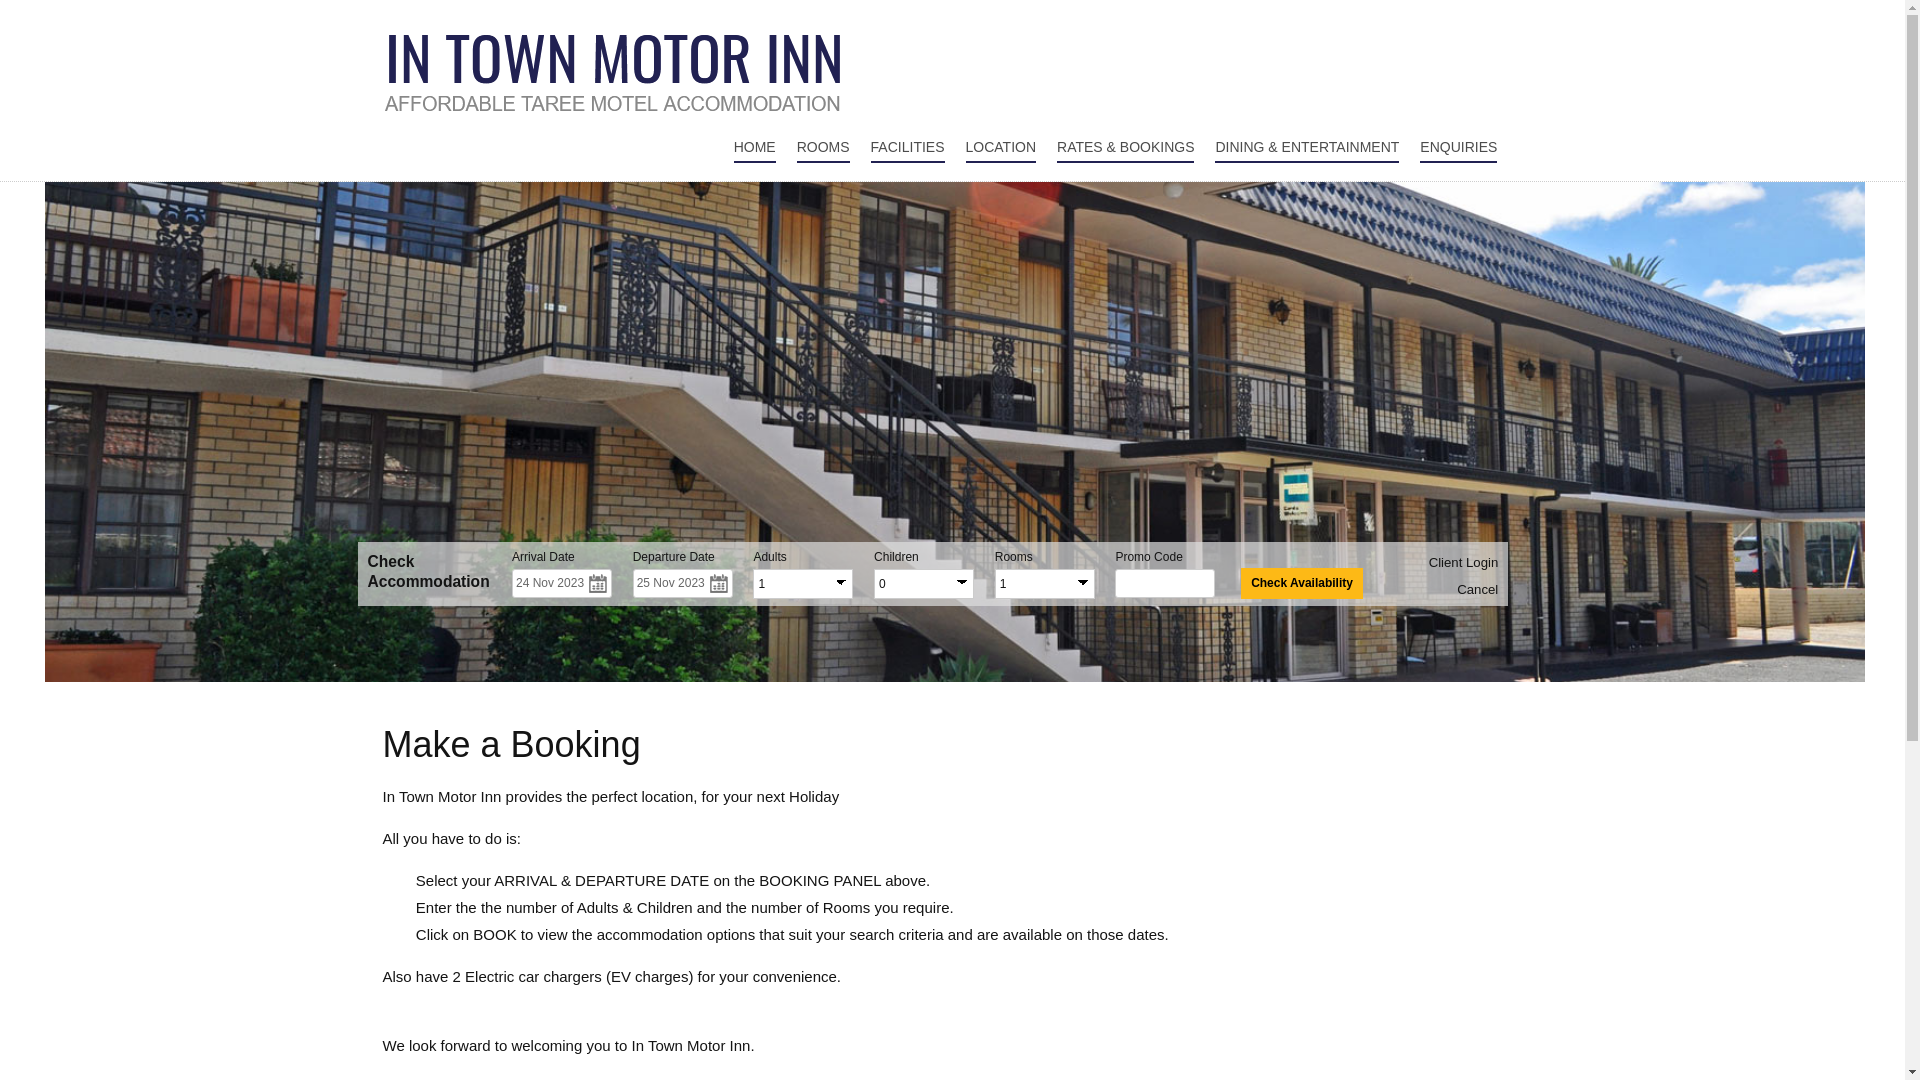  Describe the element at coordinates (1464, 562) in the screenshot. I see `'Client Login'` at that location.